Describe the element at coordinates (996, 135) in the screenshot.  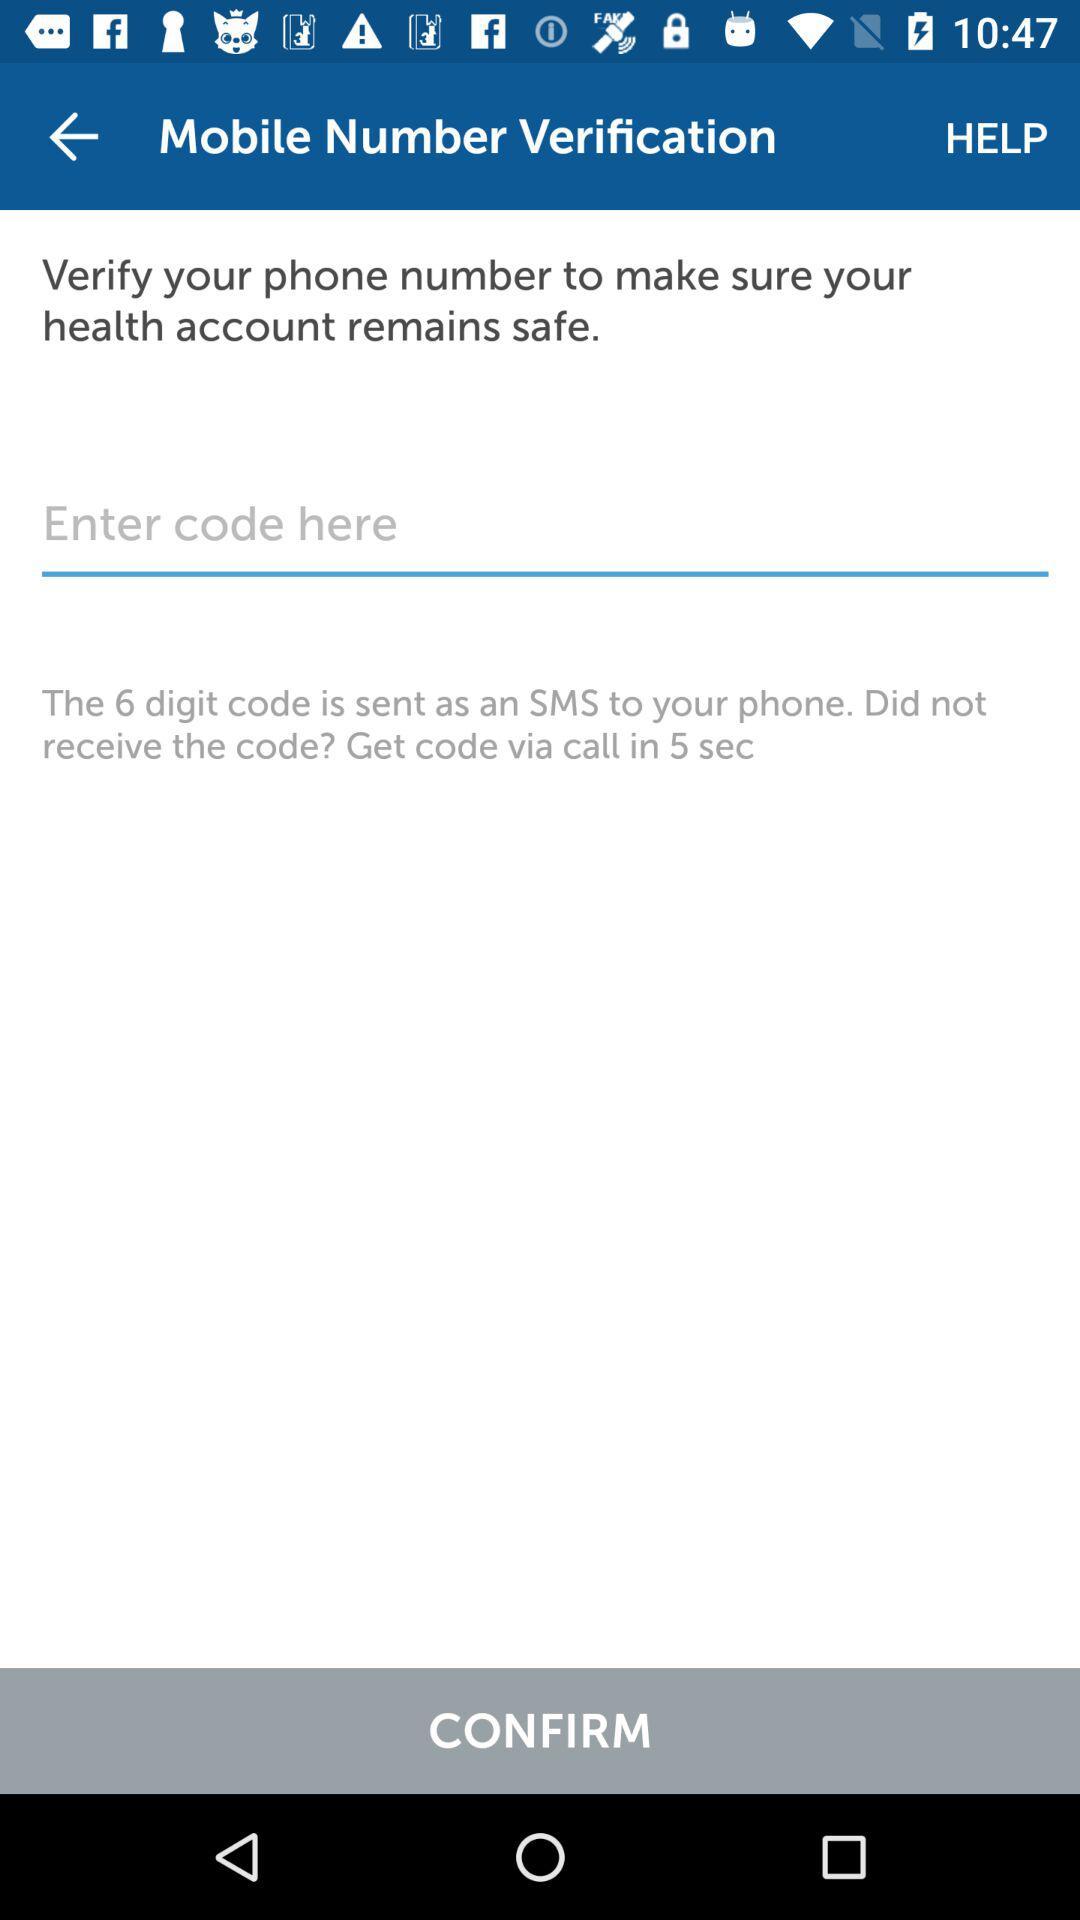
I see `icon above verify your phone icon` at that location.